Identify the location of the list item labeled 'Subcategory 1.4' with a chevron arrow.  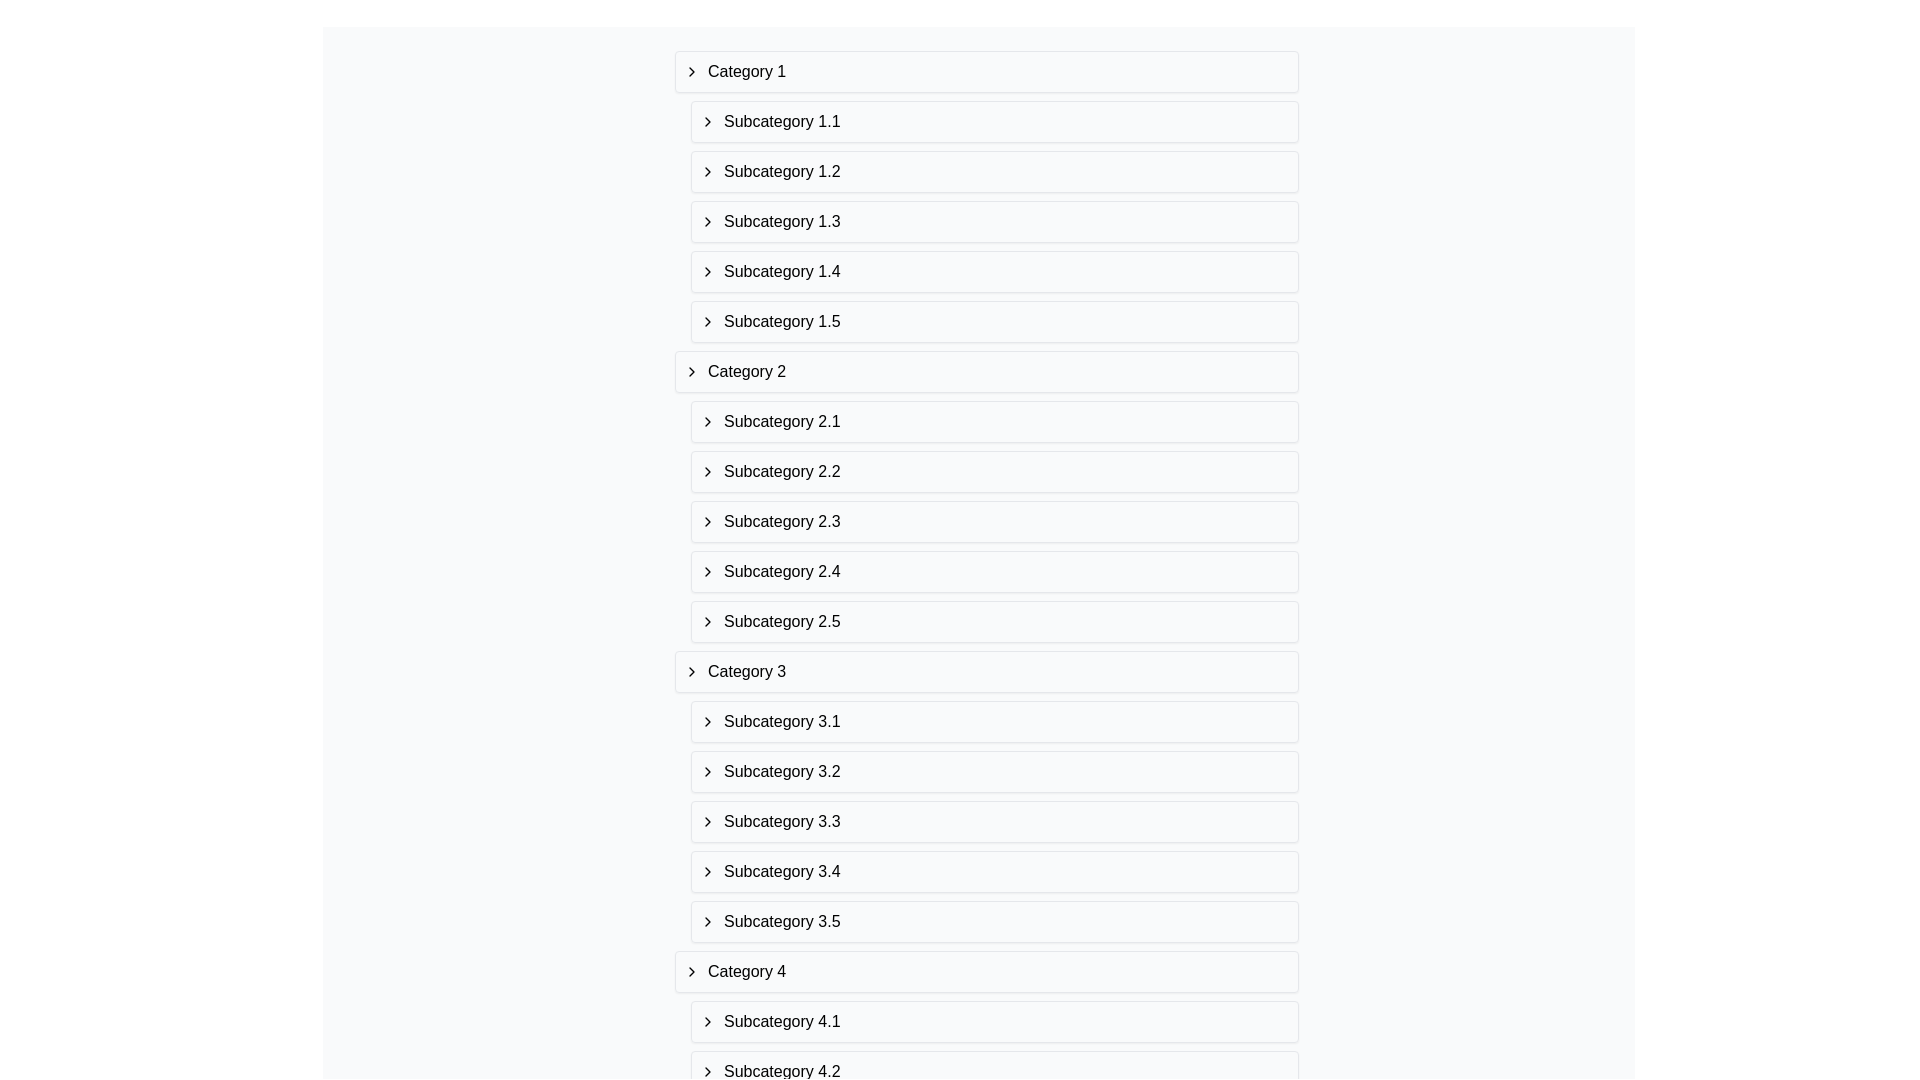
(994, 272).